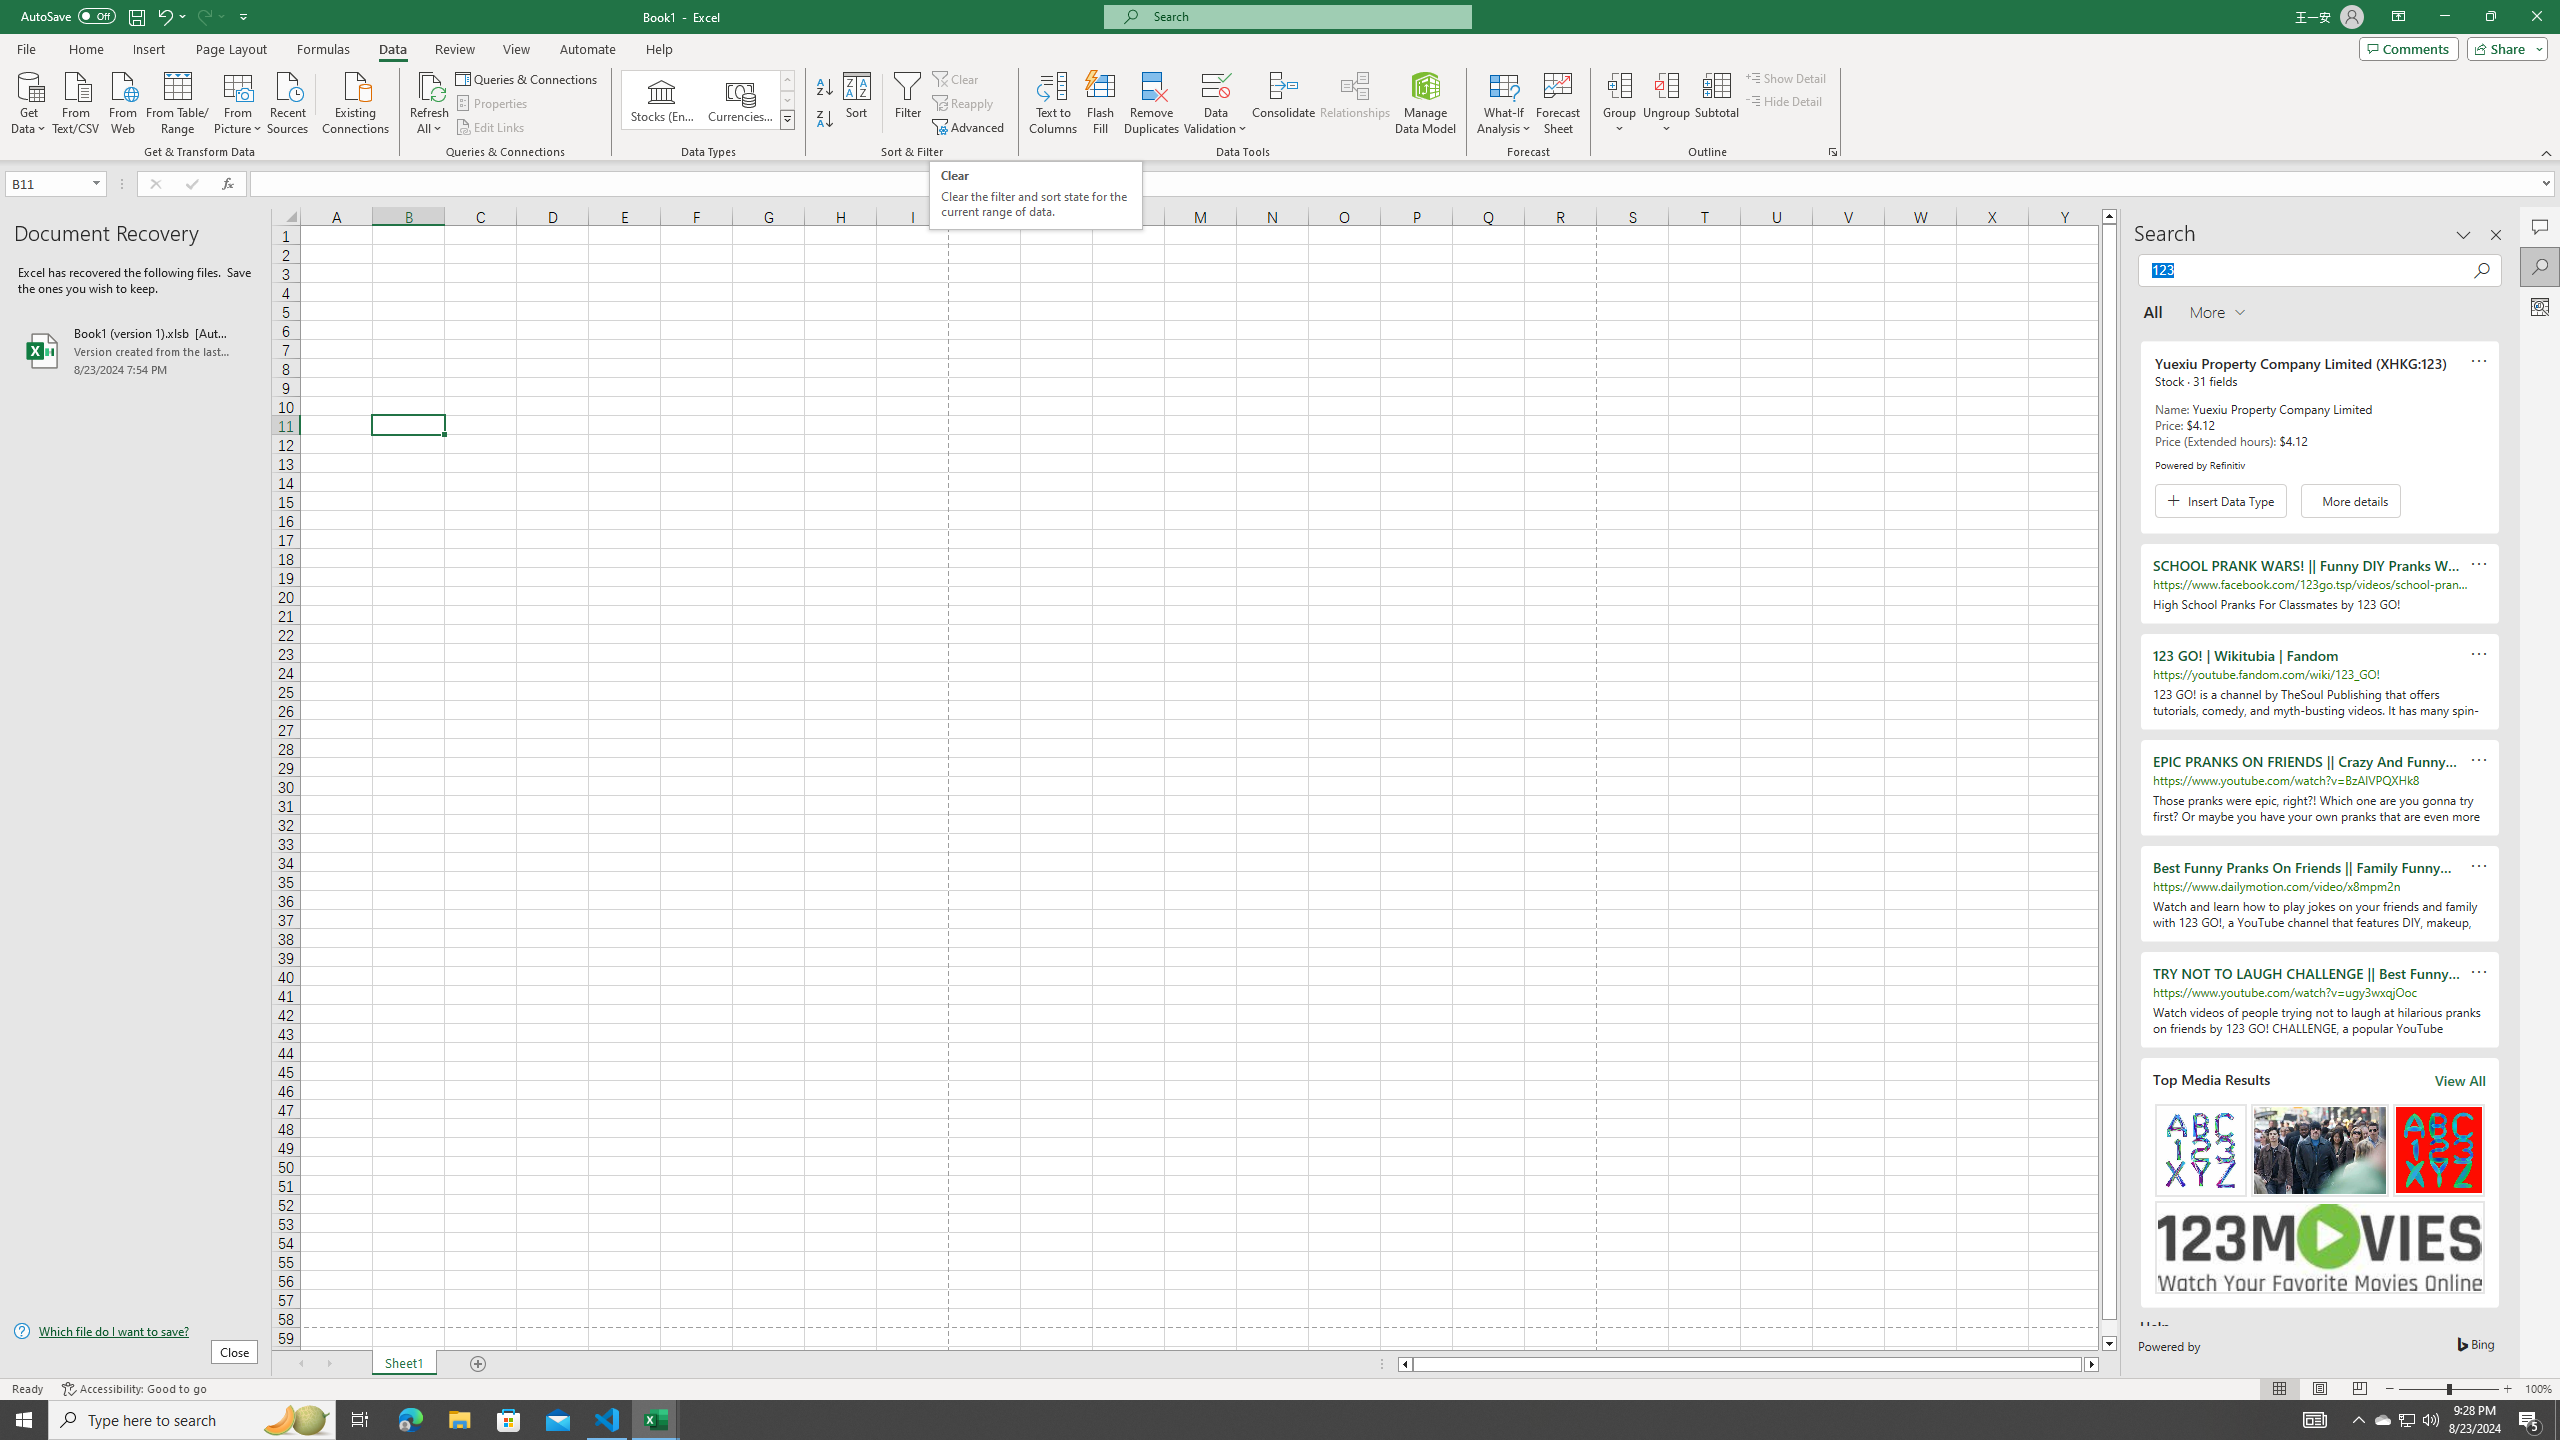 This screenshot has height=1440, width=2560. What do you see at coordinates (176, 100) in the screenshot?
I see `'From Table/Range'` at bounding box center [176, 100].